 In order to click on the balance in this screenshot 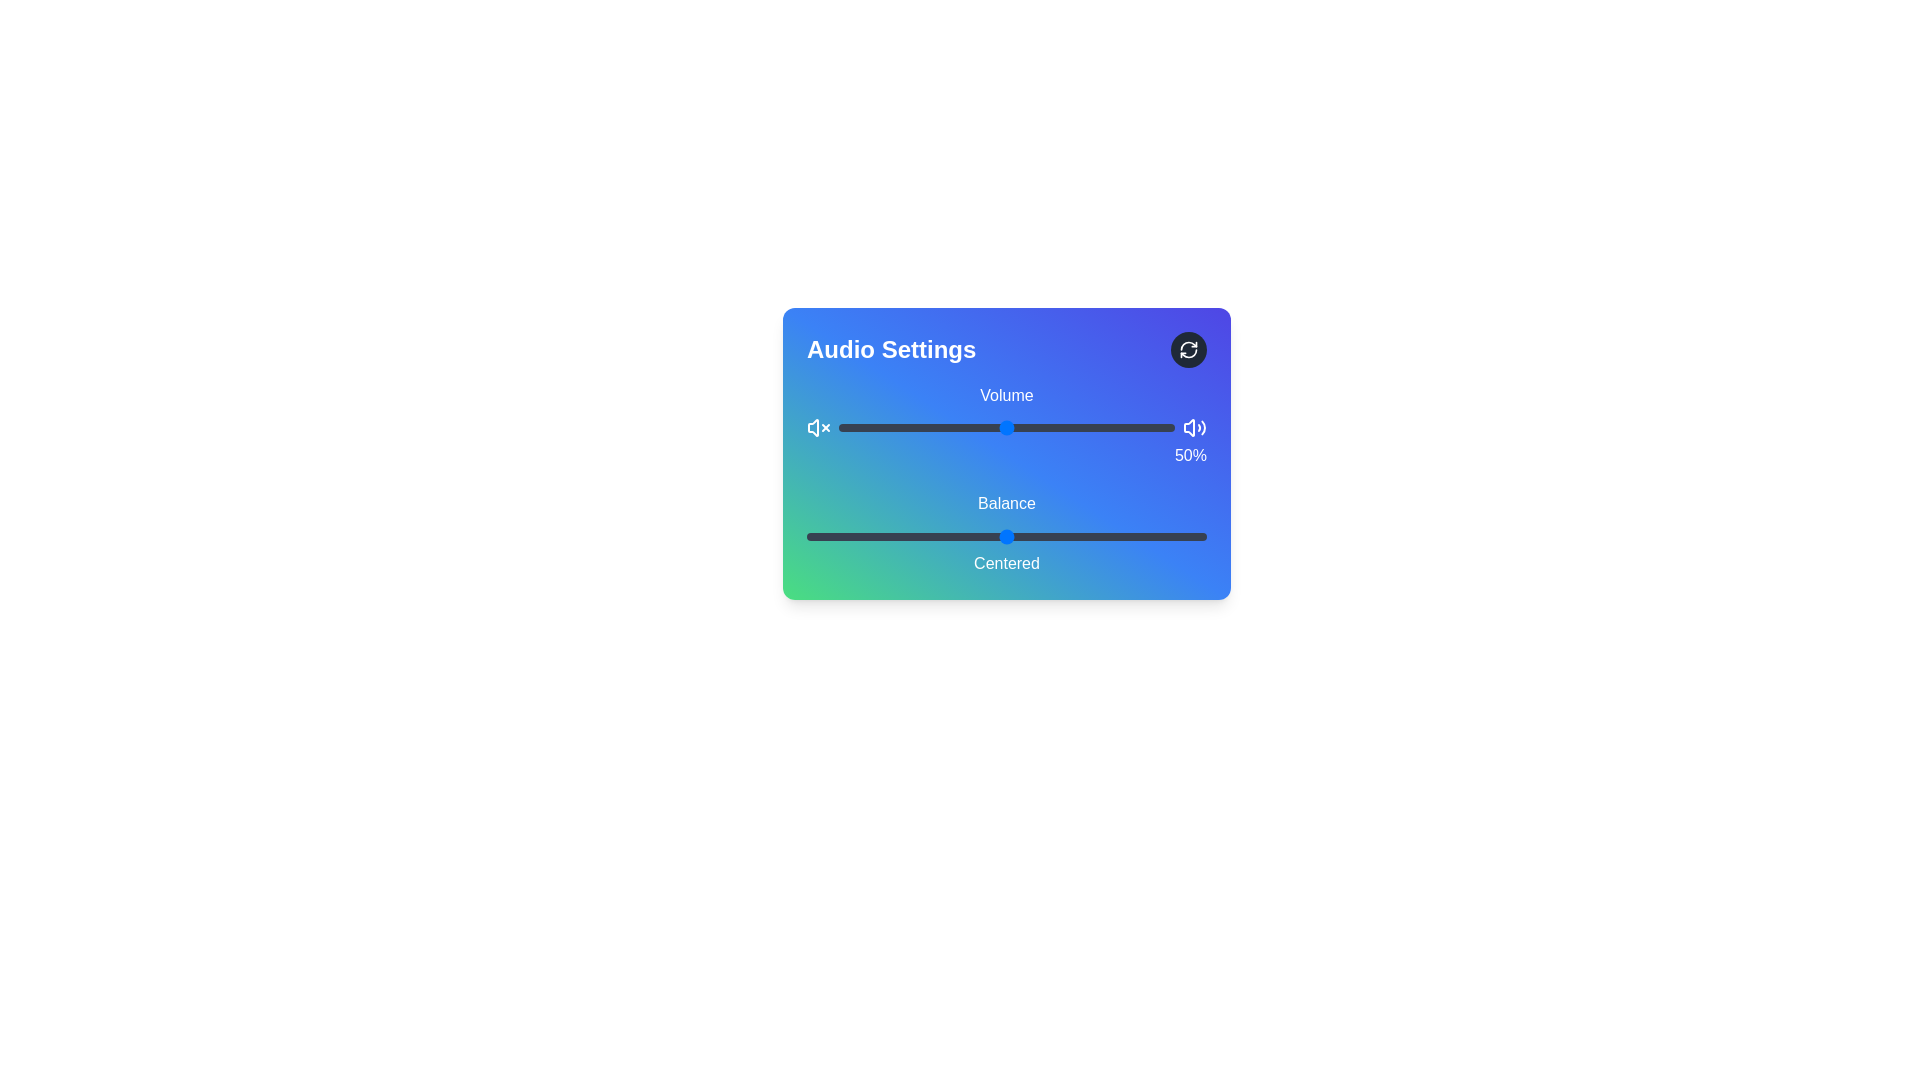, I will do `click(1131, 535)`.